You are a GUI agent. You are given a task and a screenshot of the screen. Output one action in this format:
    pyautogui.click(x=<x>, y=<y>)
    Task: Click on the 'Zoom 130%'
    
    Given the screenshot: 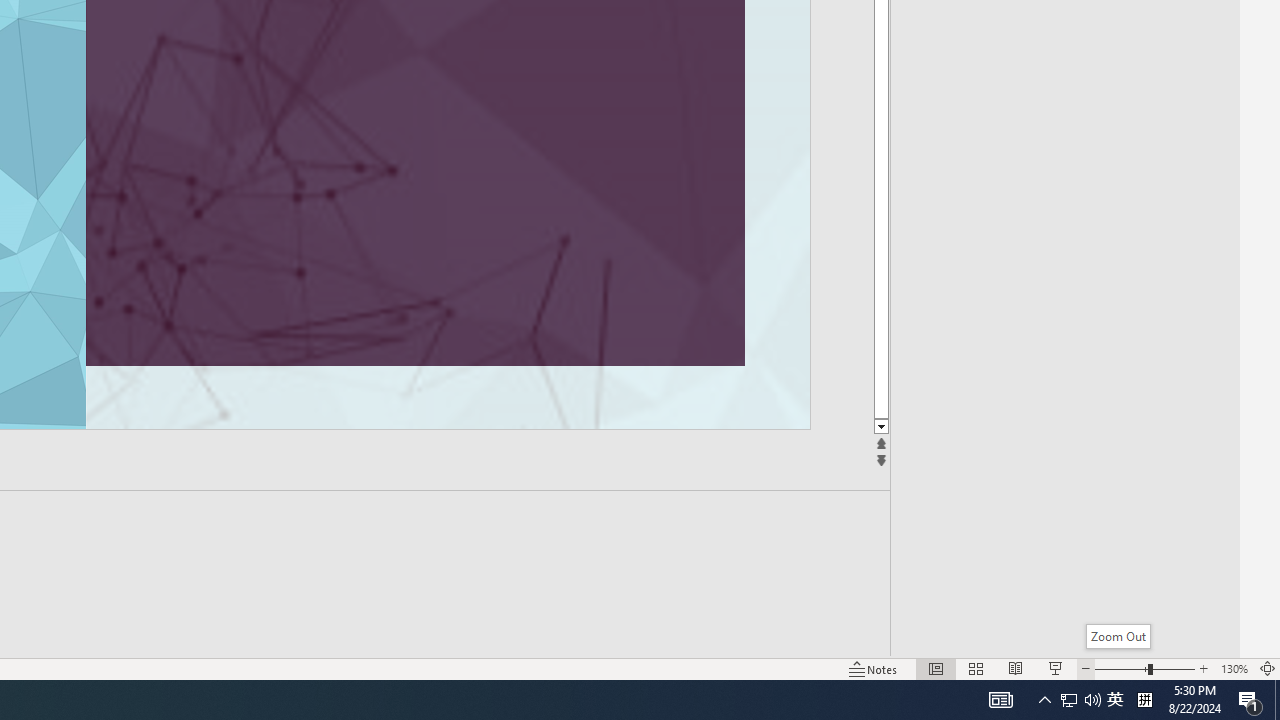 What is the action you would take?
    pyautogui.click(x=1233, y=669)
    